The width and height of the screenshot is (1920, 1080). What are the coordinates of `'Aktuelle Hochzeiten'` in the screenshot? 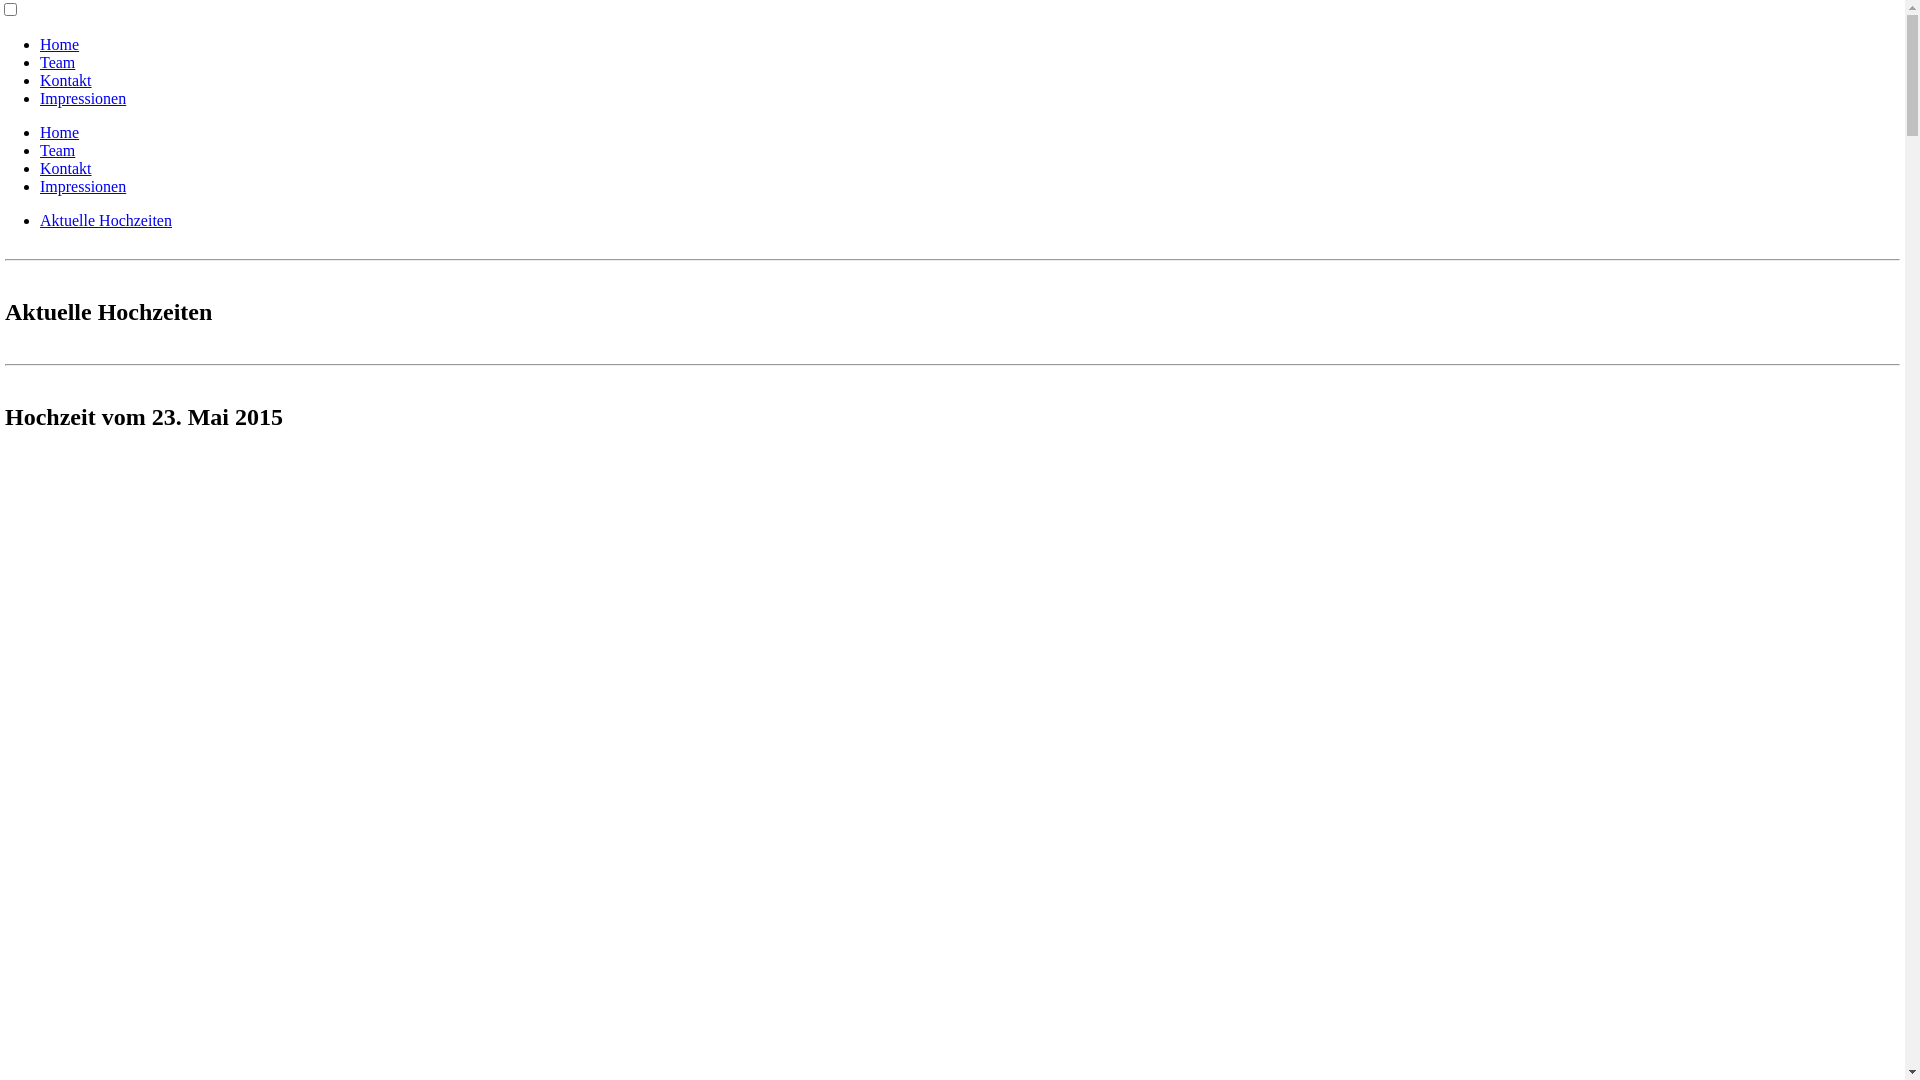 It's located at (104, 220).